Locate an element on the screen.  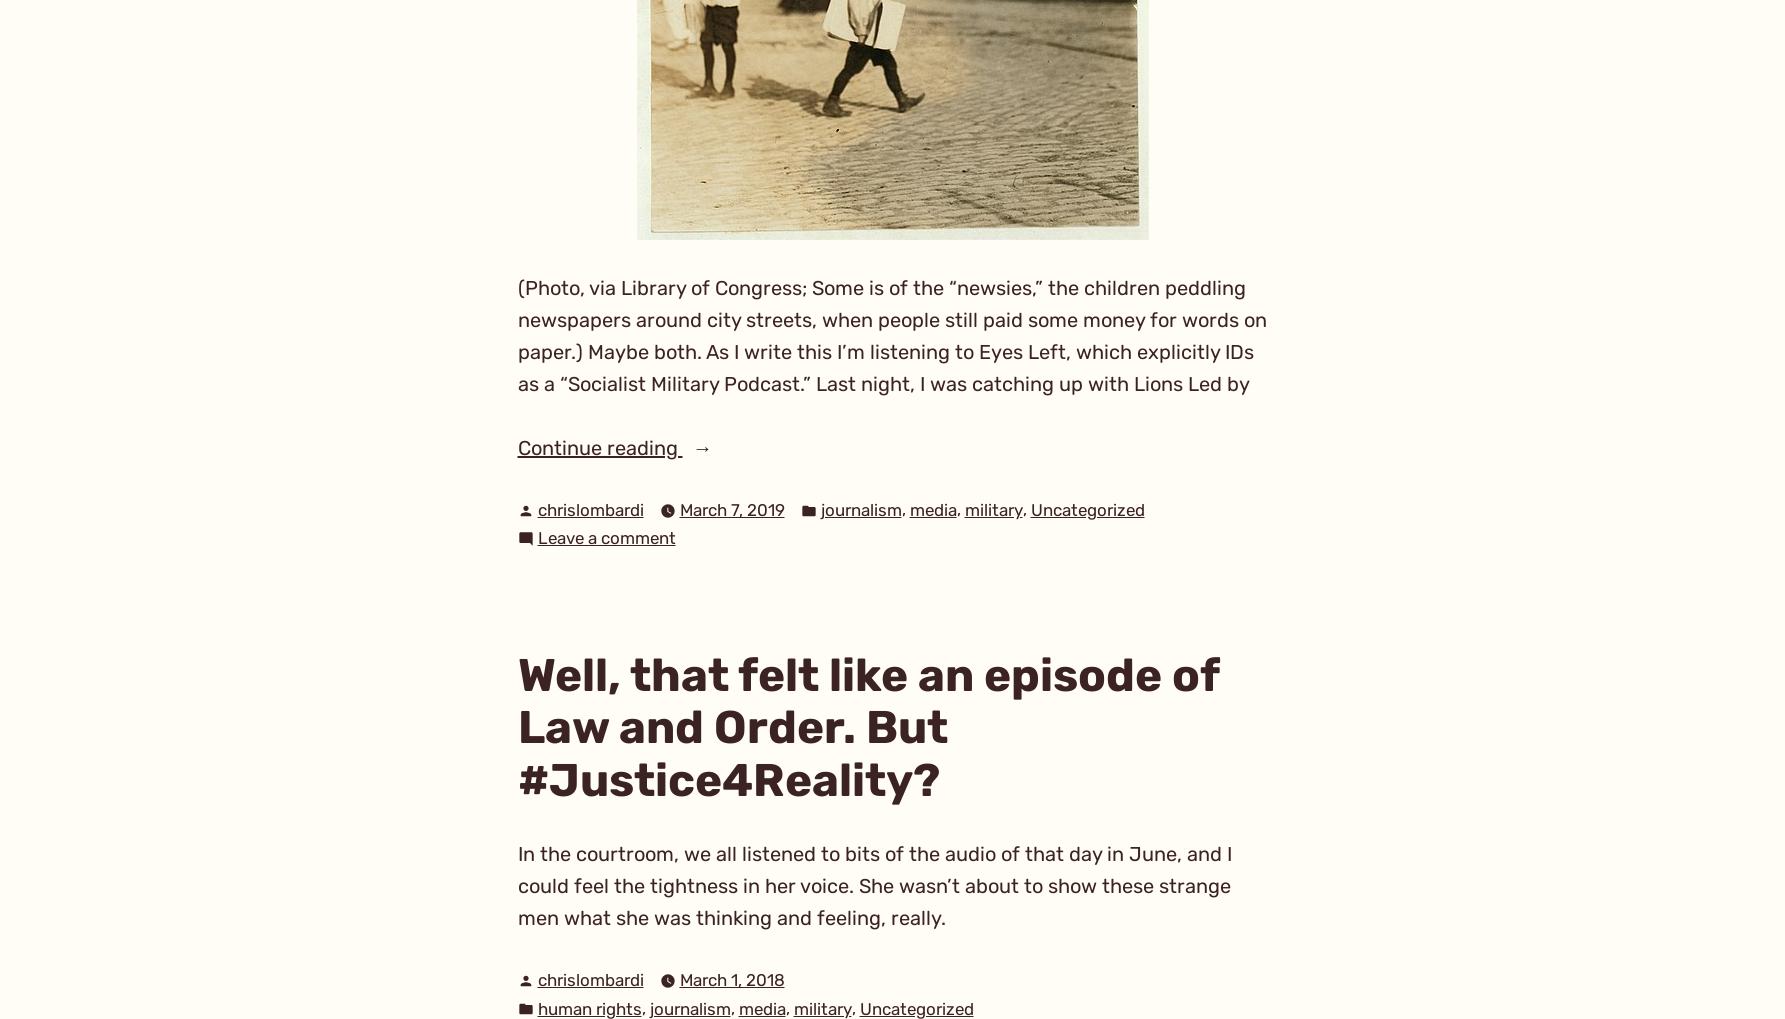
'March 1, 2018' is located at coordinates (730, 979).